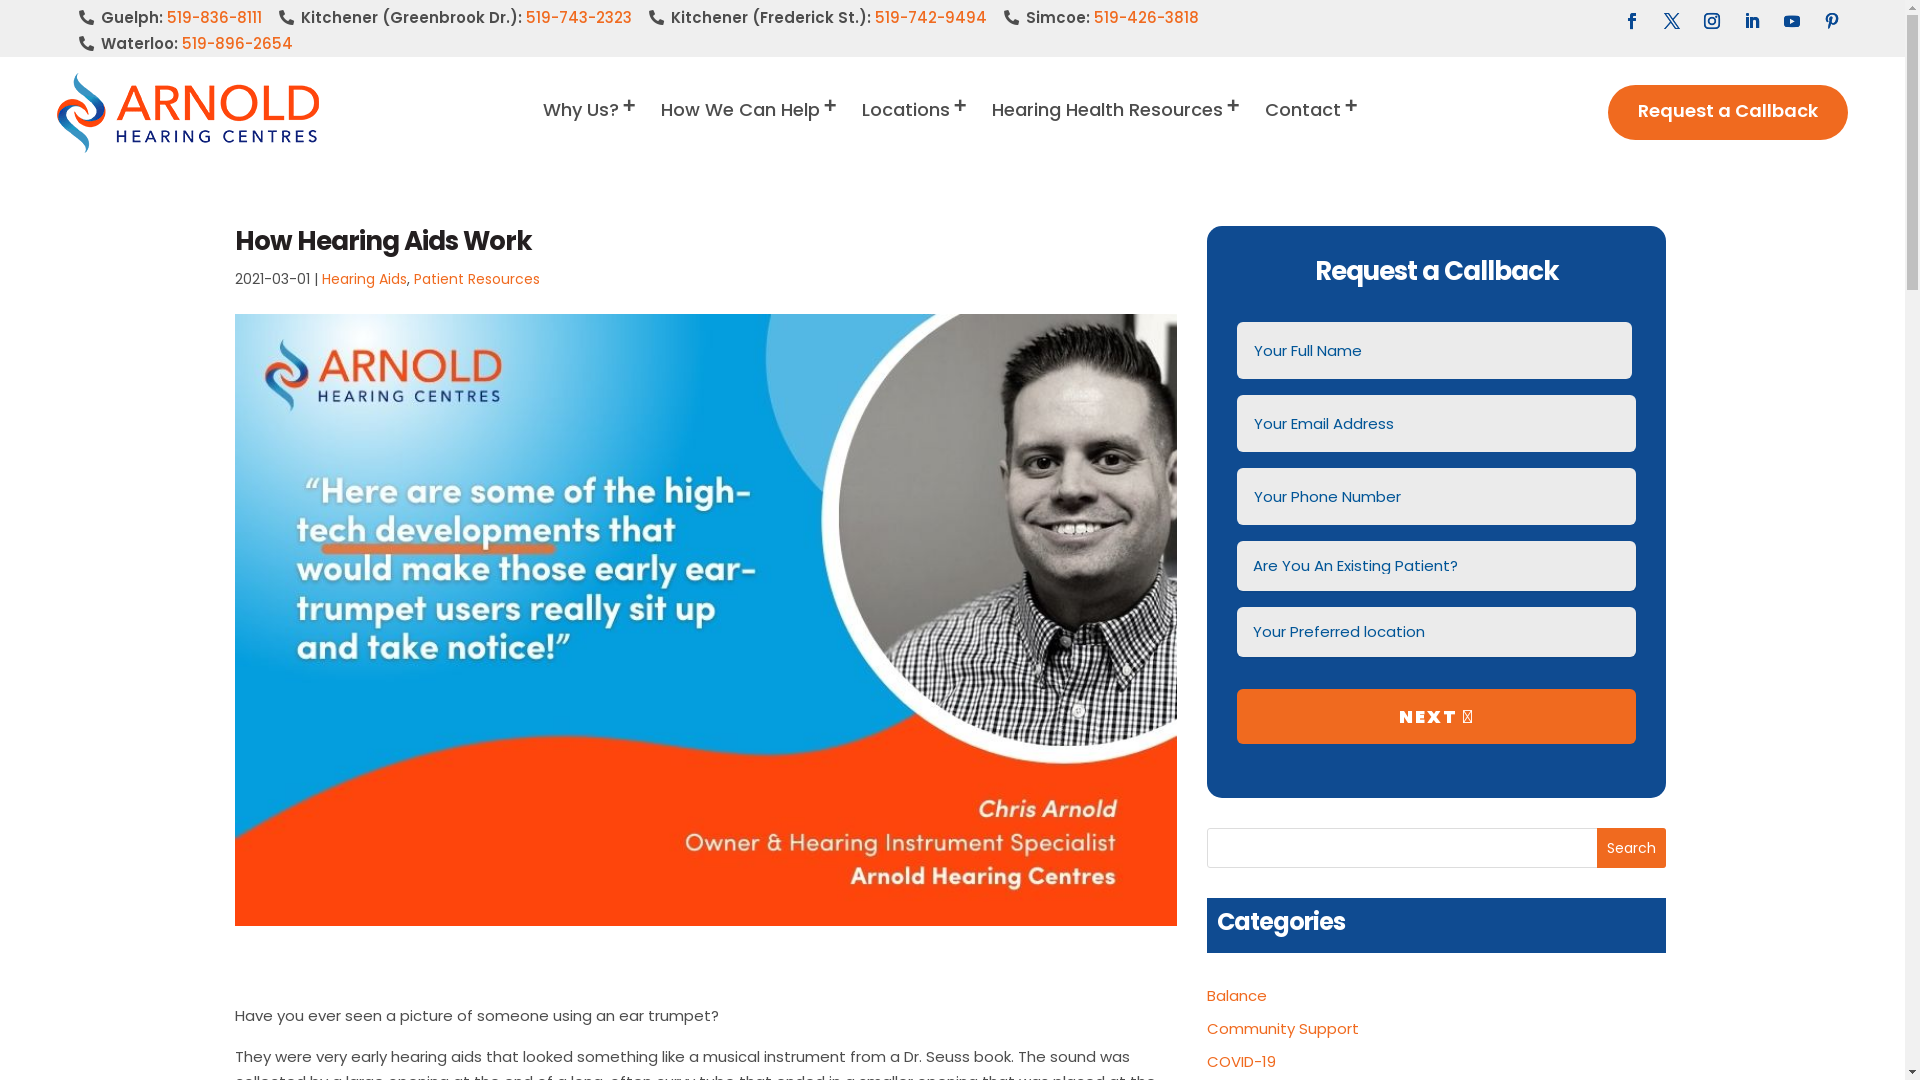  Describe the element at coordinates (475, 278) in the screenshot. I see `'Patient Resources'` at that location.